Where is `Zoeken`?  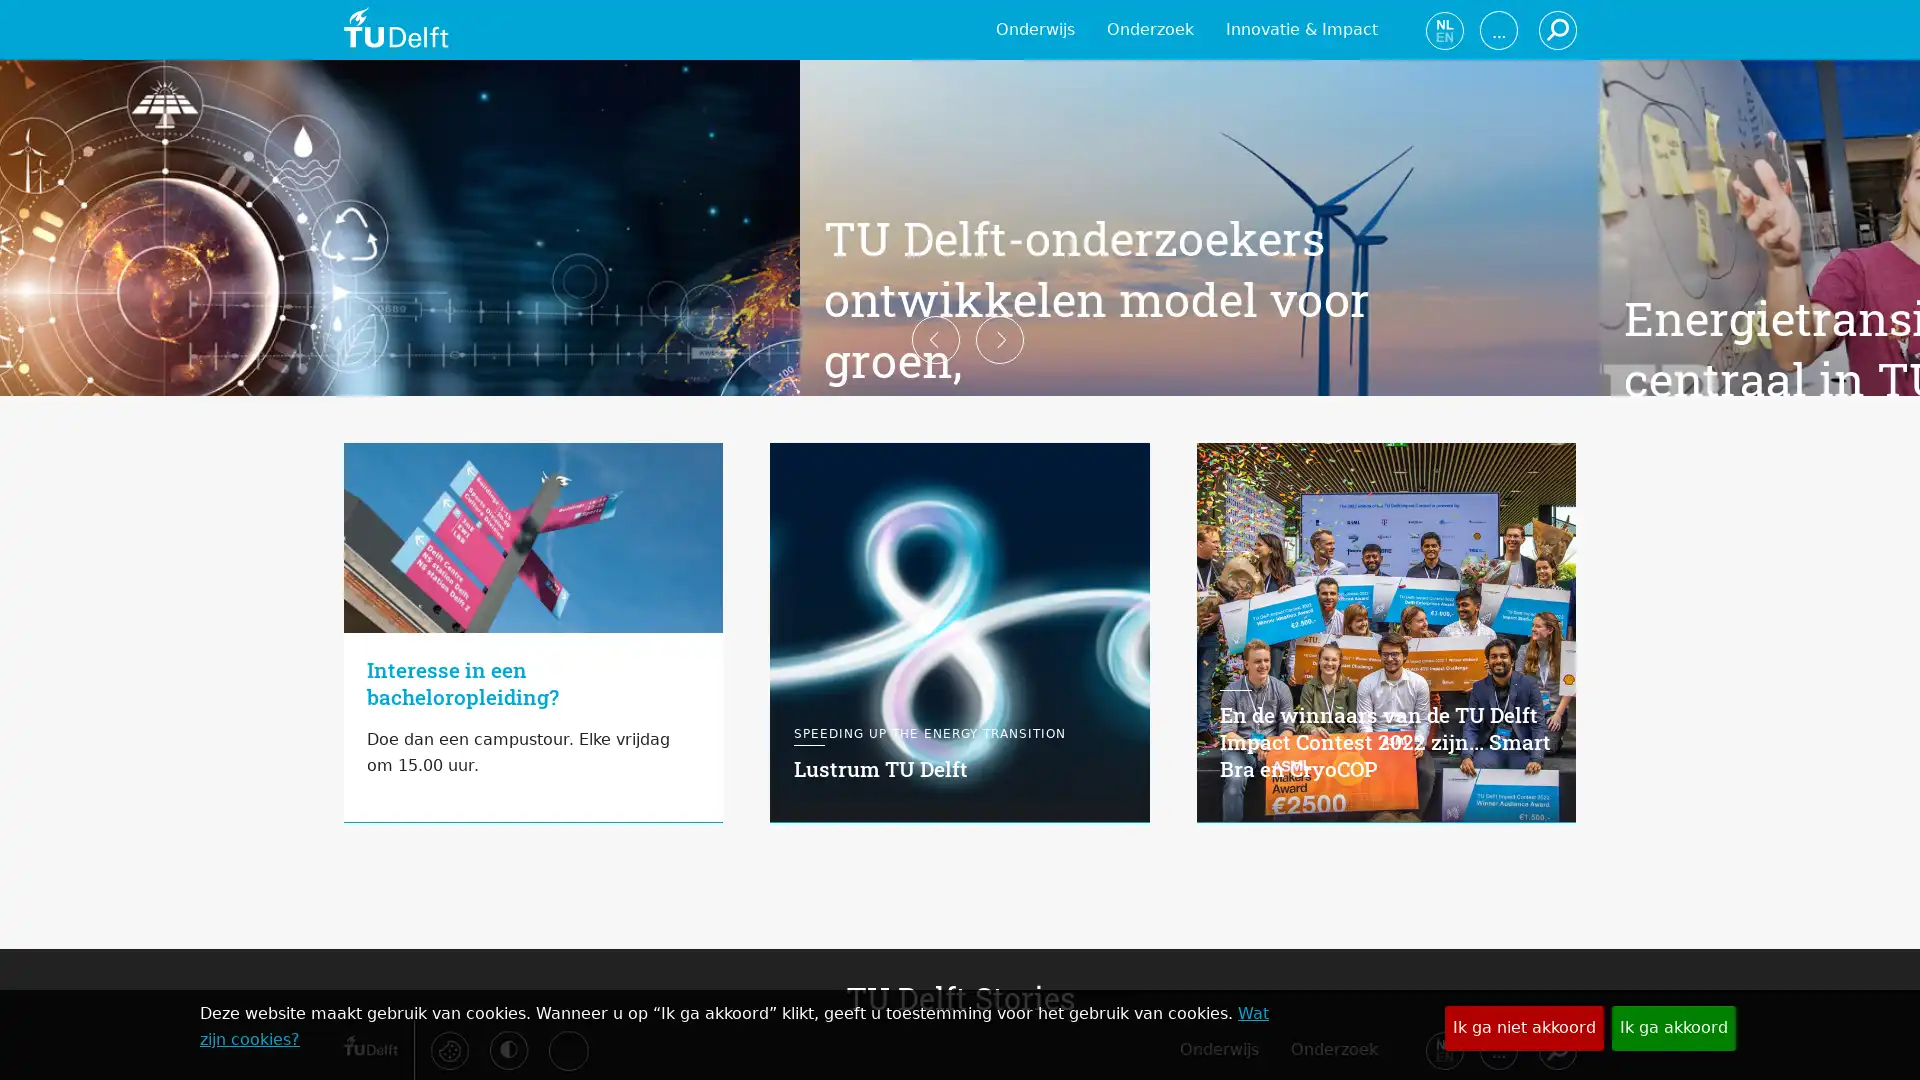 Zoeken is located at coordinates (1555, 1048).